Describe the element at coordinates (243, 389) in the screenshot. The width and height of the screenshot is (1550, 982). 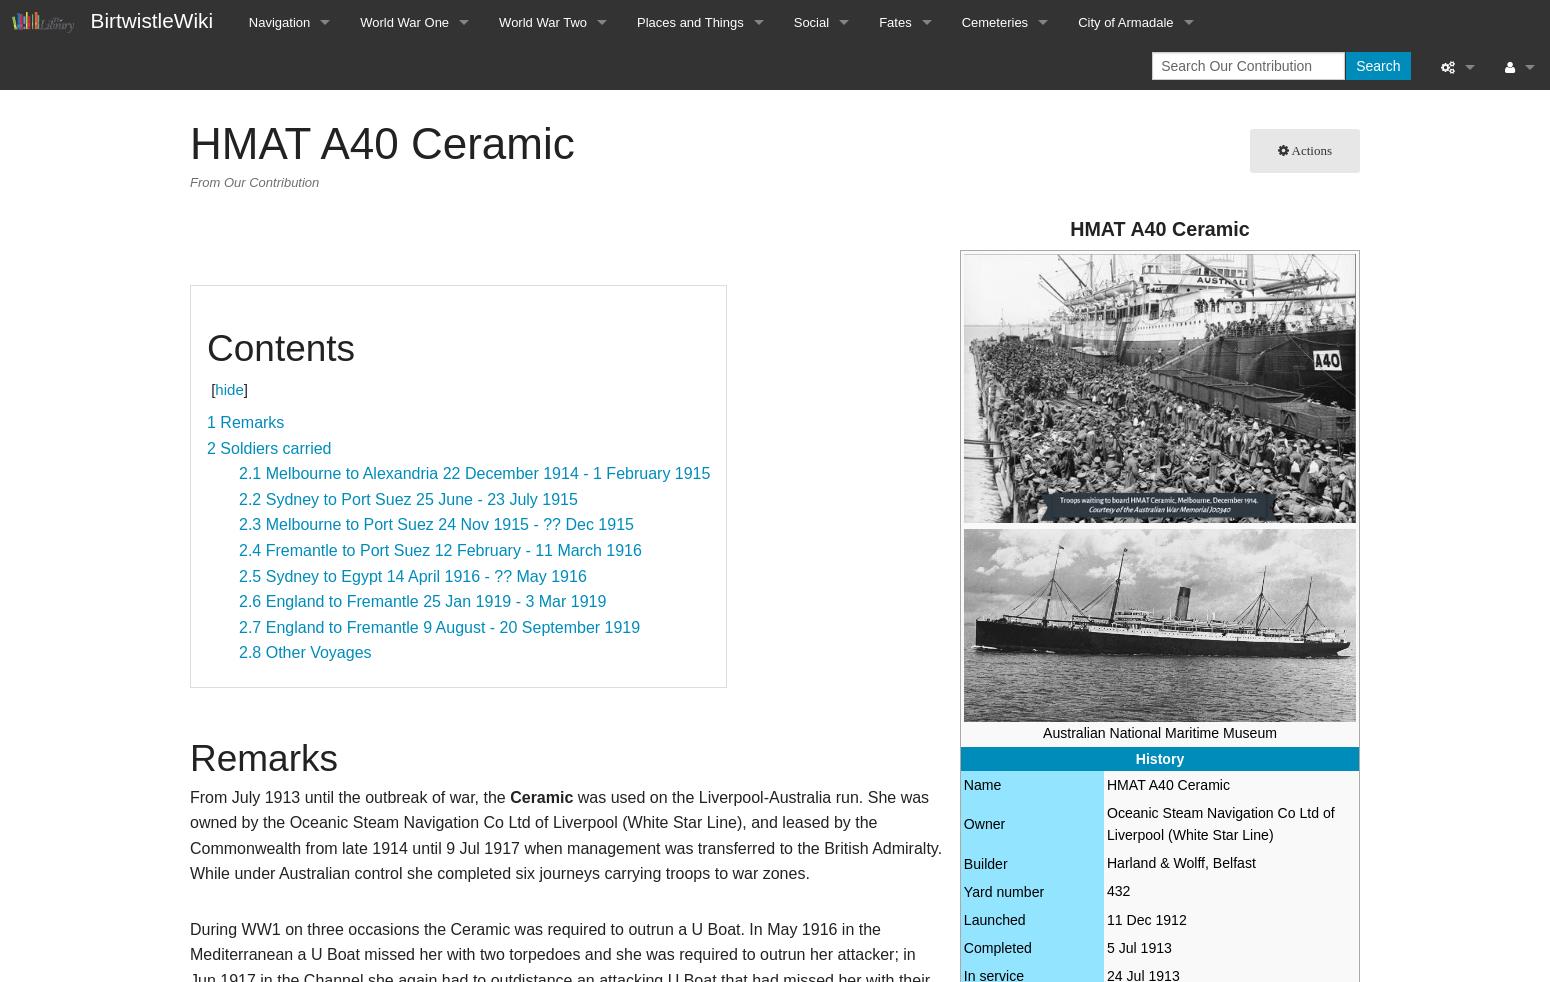
I see `']'` at that location.